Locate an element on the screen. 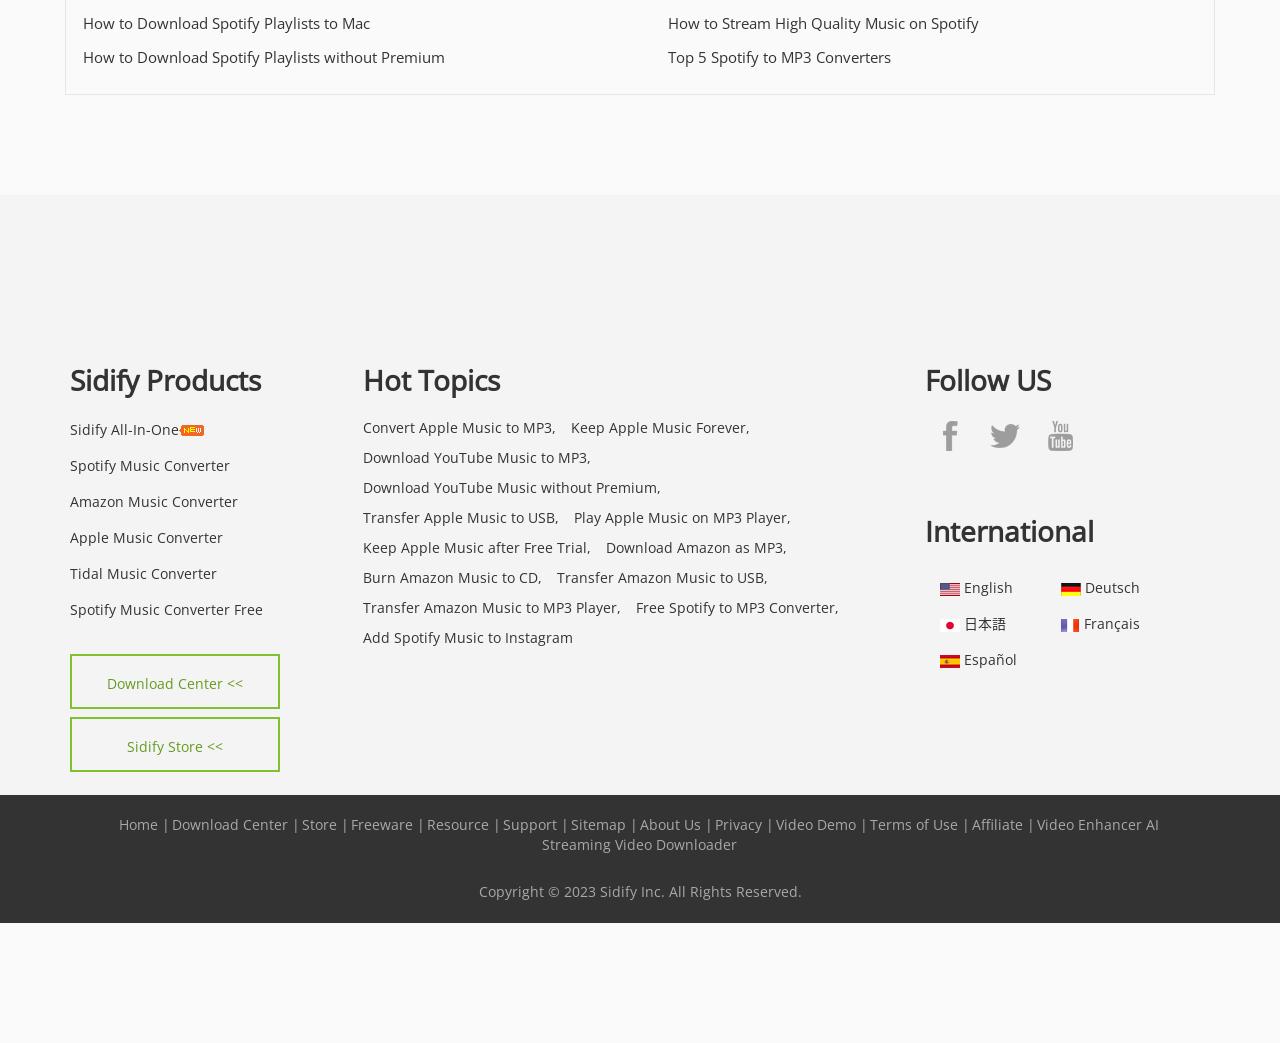  'Transfer Amazon Music to MP3 Player,' is located at coordinates (491, 605).